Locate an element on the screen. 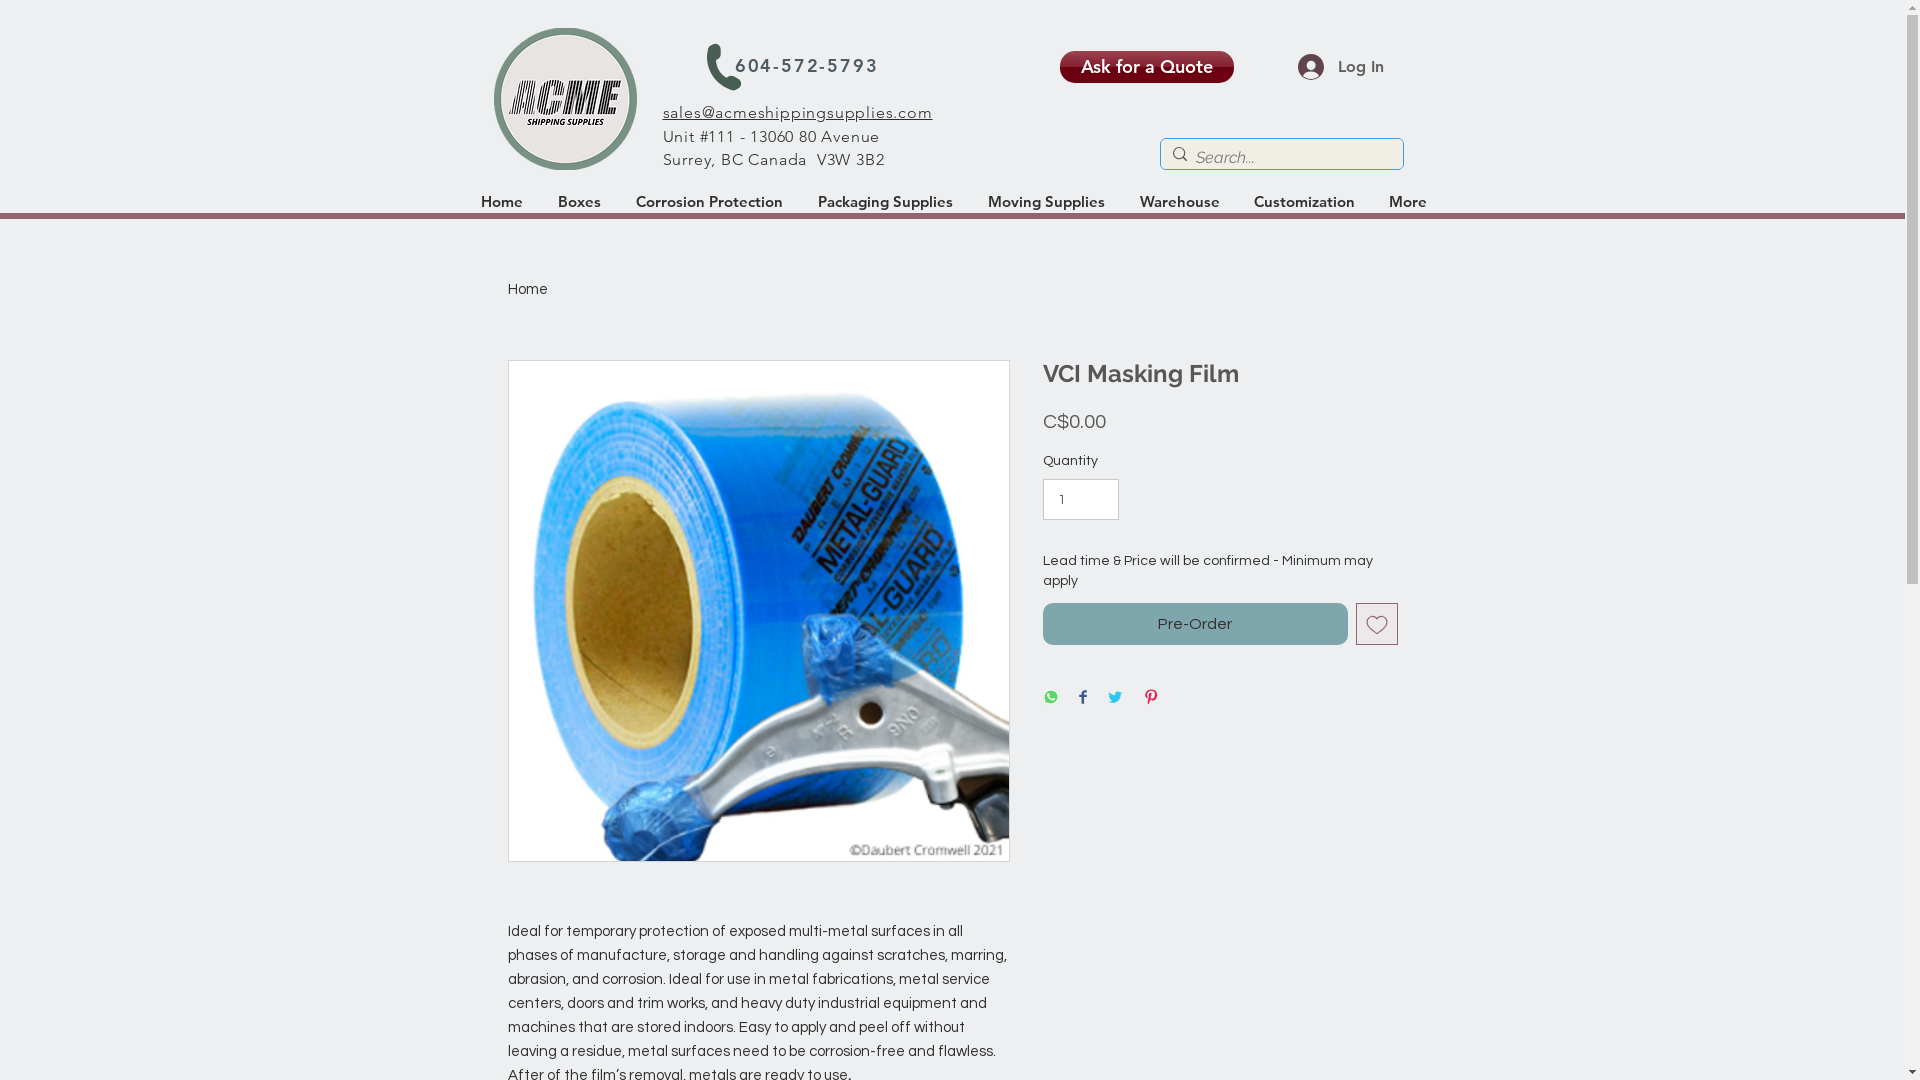  'Customization' is located at coordinates (1305, 201).